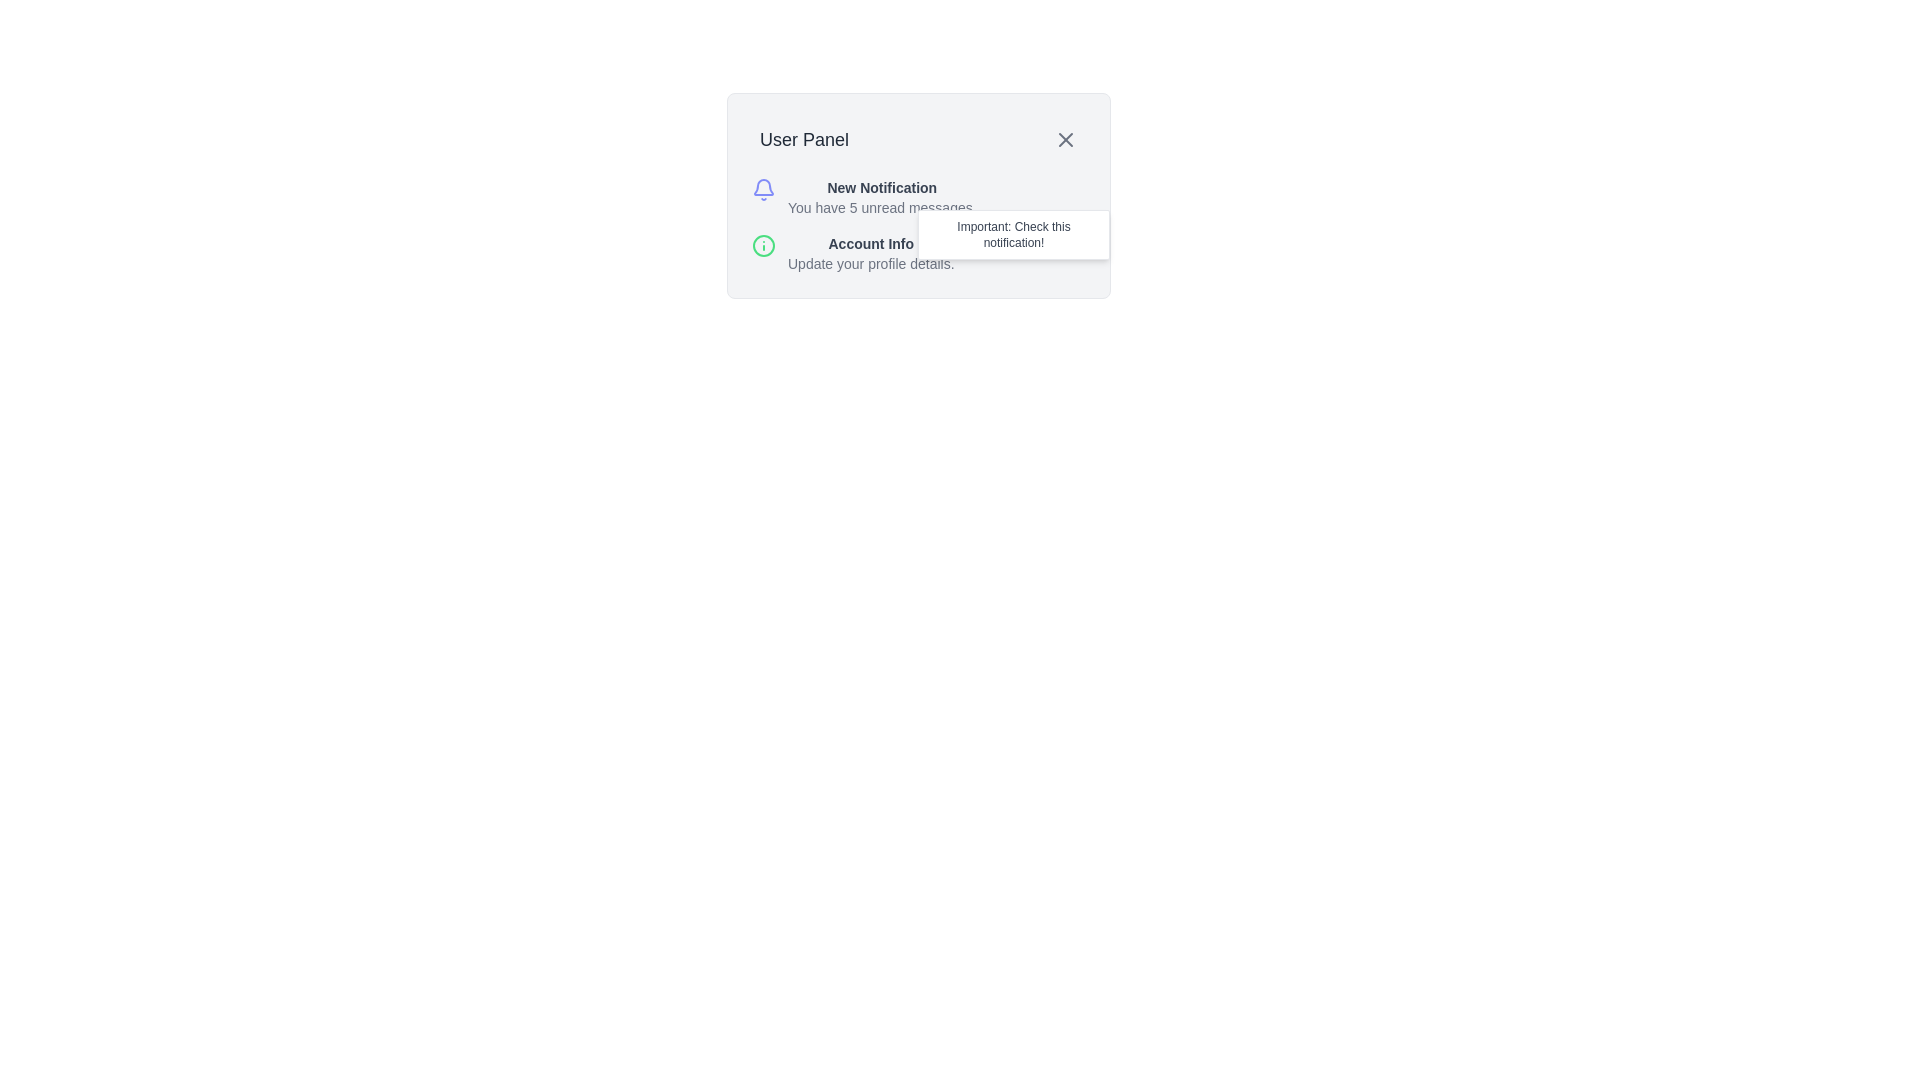  What do you see at coordinates (1064, 138) in the screenshot?
I see `the close button located in the top-right corner of the 'User Panel' modal` at bounding box center [1064, 138].